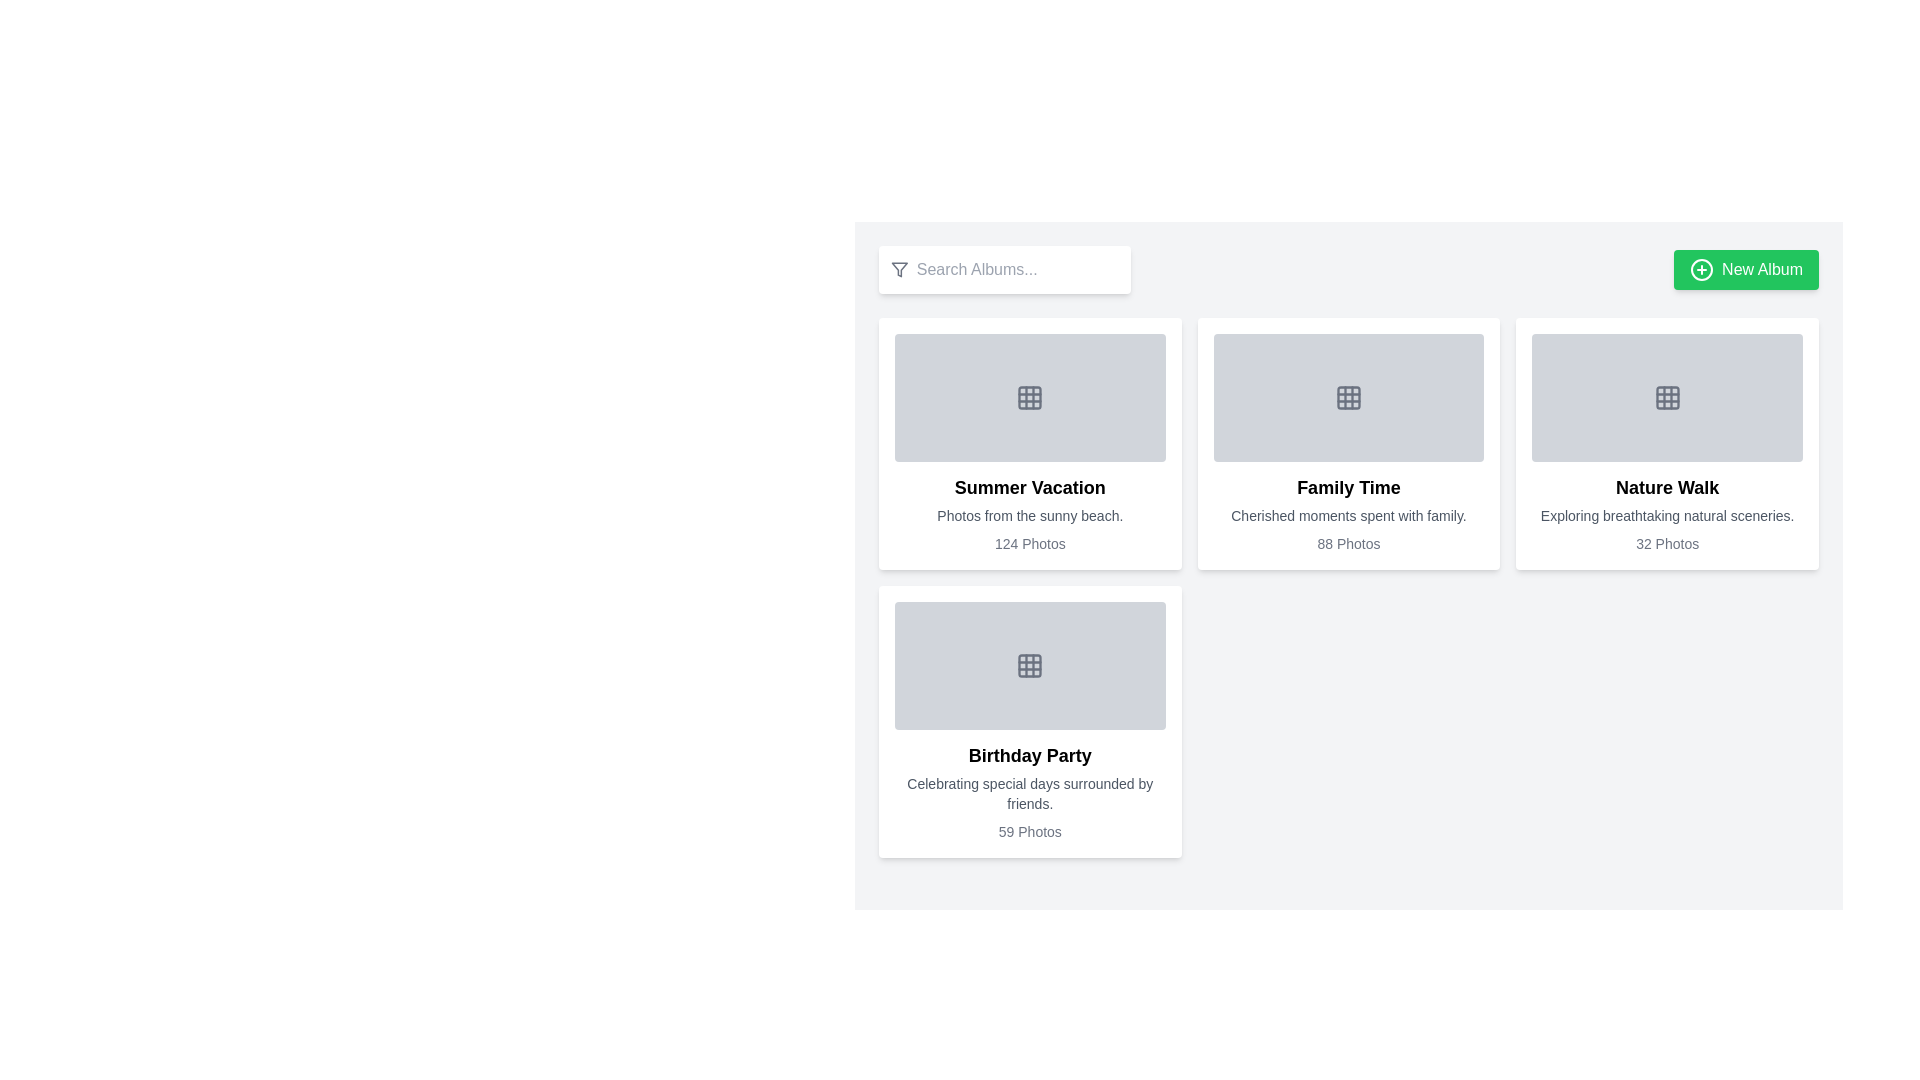 The height and width of the screenshot is (1080, 1920). I want to click on the circular outline element containing the '+' symbol within the top-right corner of the green 'New Album' button, so click(1701, 270).